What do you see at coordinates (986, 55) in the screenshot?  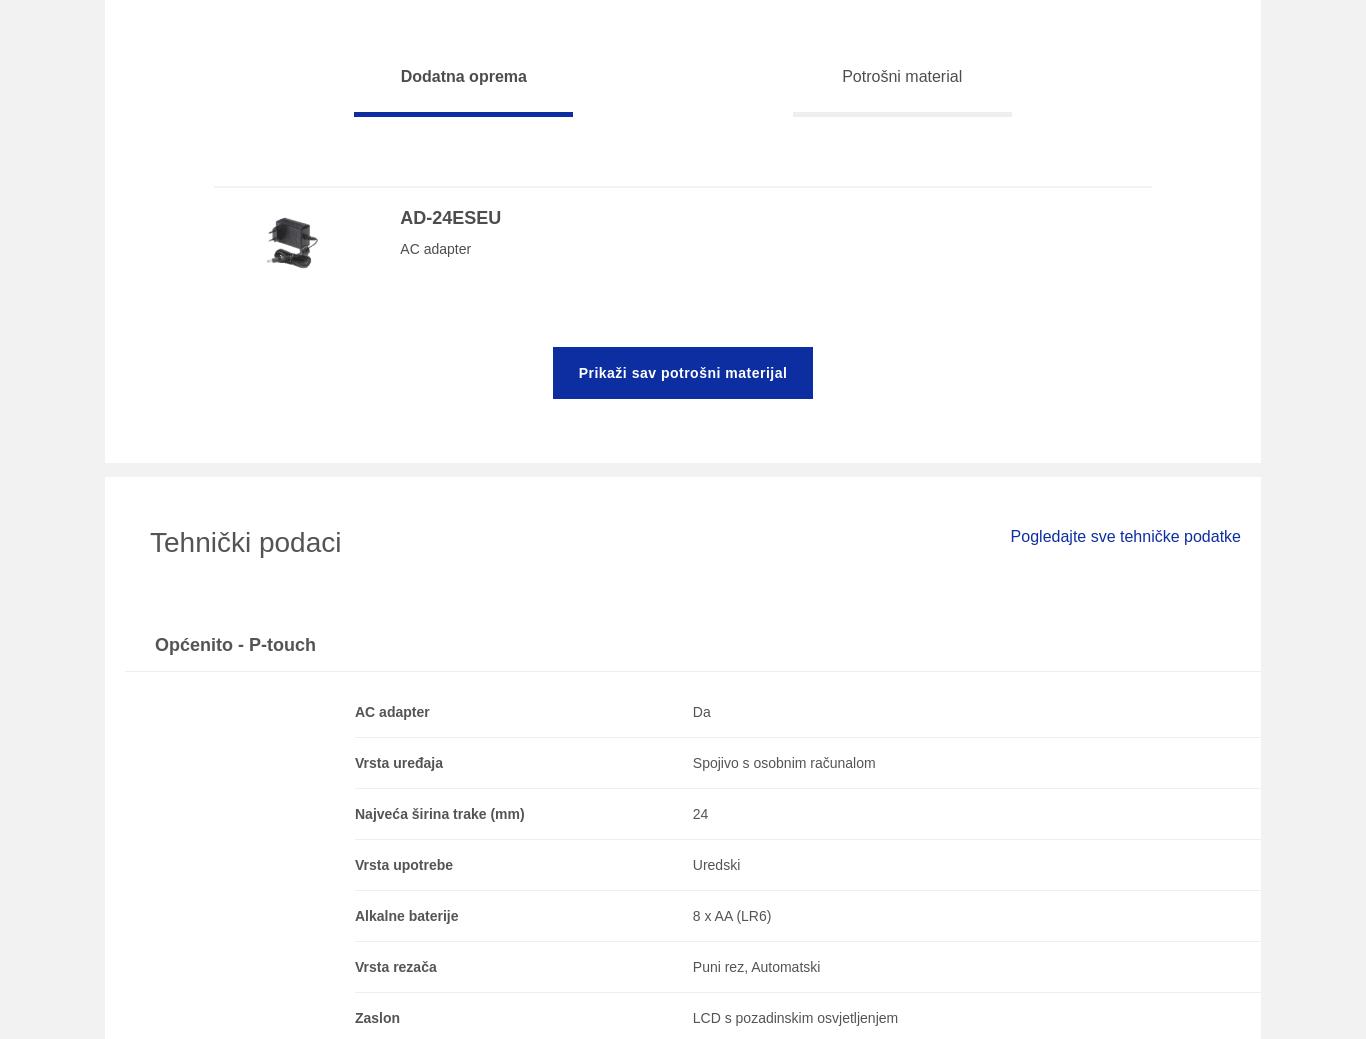 I see `'Pogledajte upute'` at bounding box center [986, 55].